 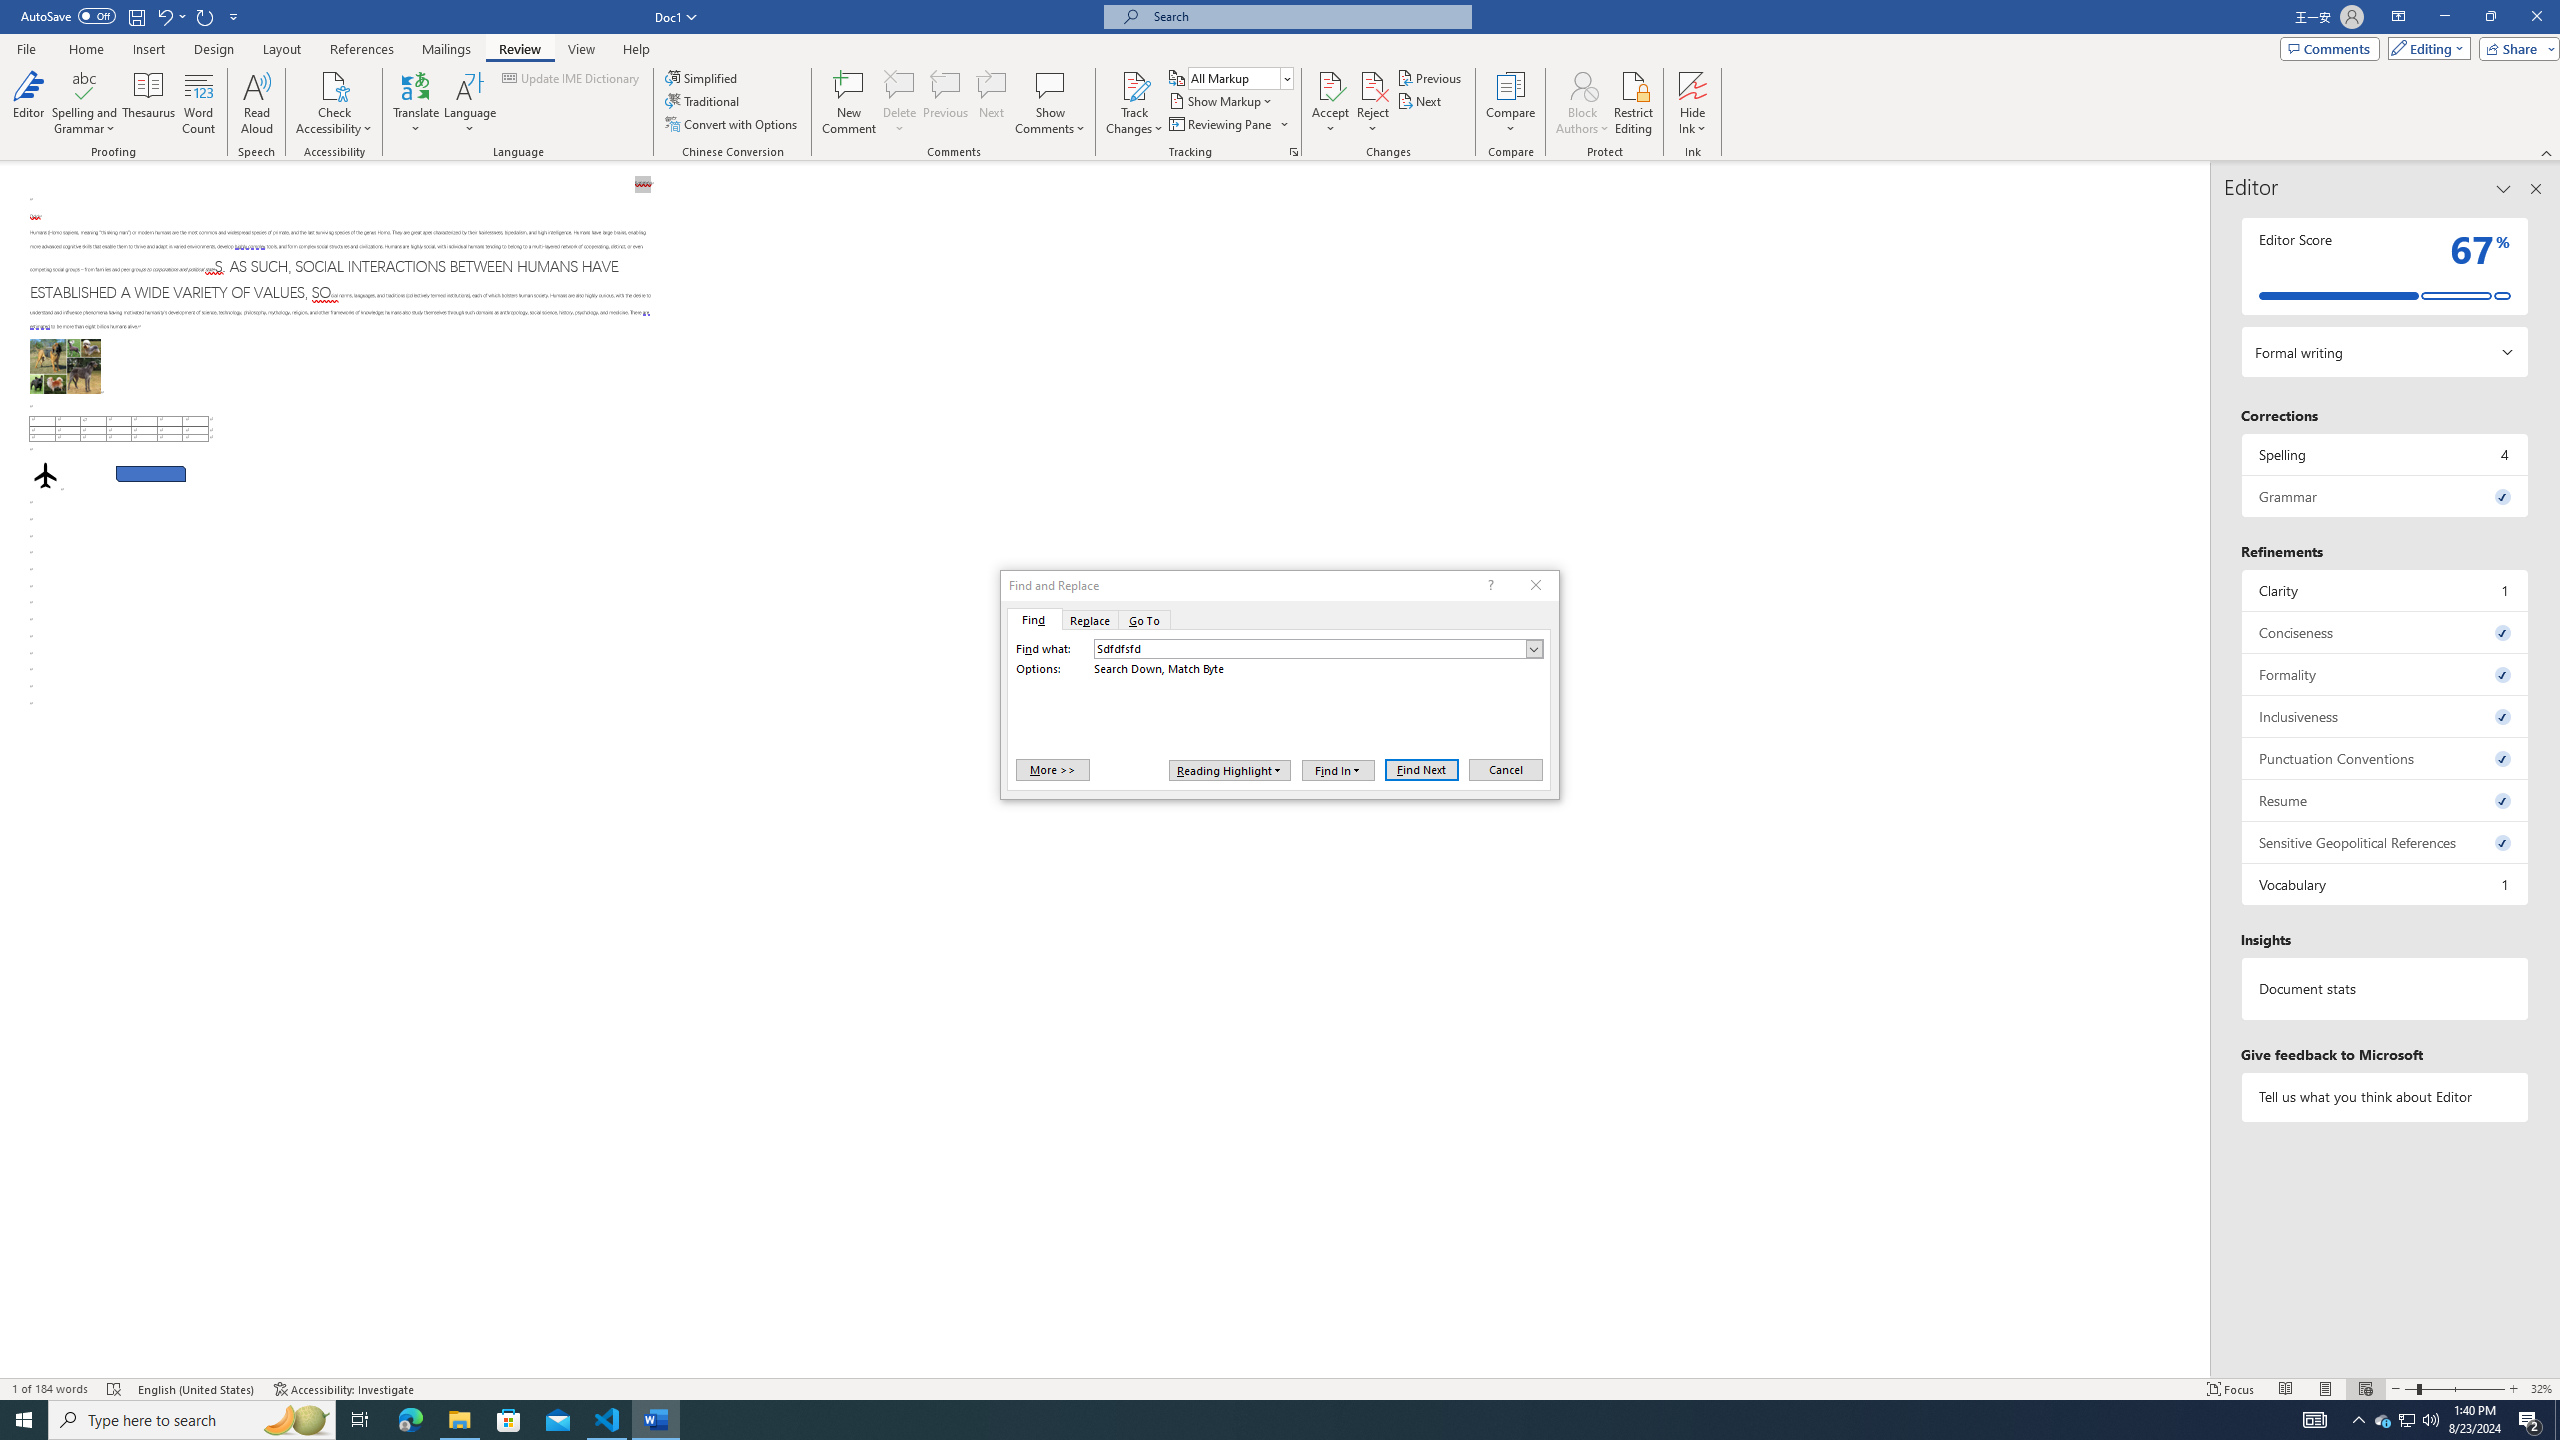 I want to click on 'Show Markup', so click(x=1222, y=99).